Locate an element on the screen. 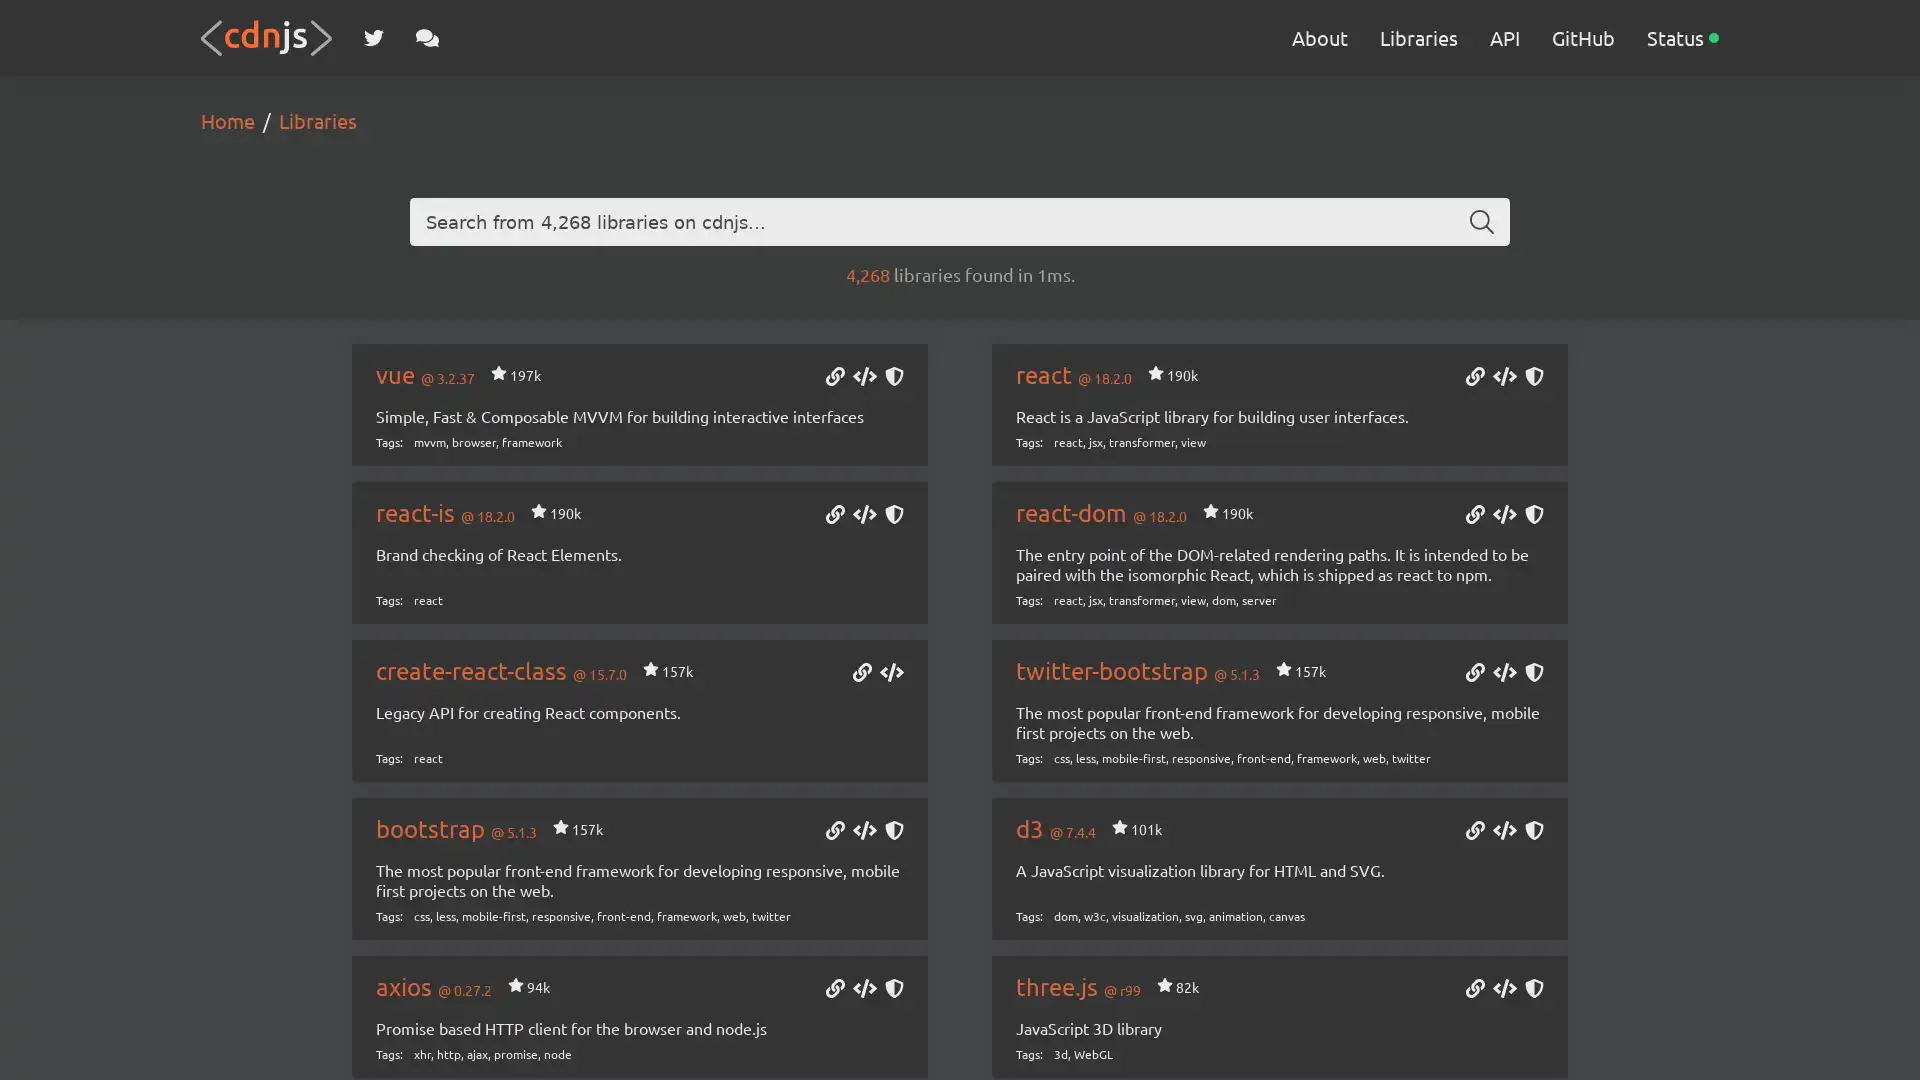 The image size is (1920, 1080). Copy SRI Hash is located at coordinates (1533, 378).